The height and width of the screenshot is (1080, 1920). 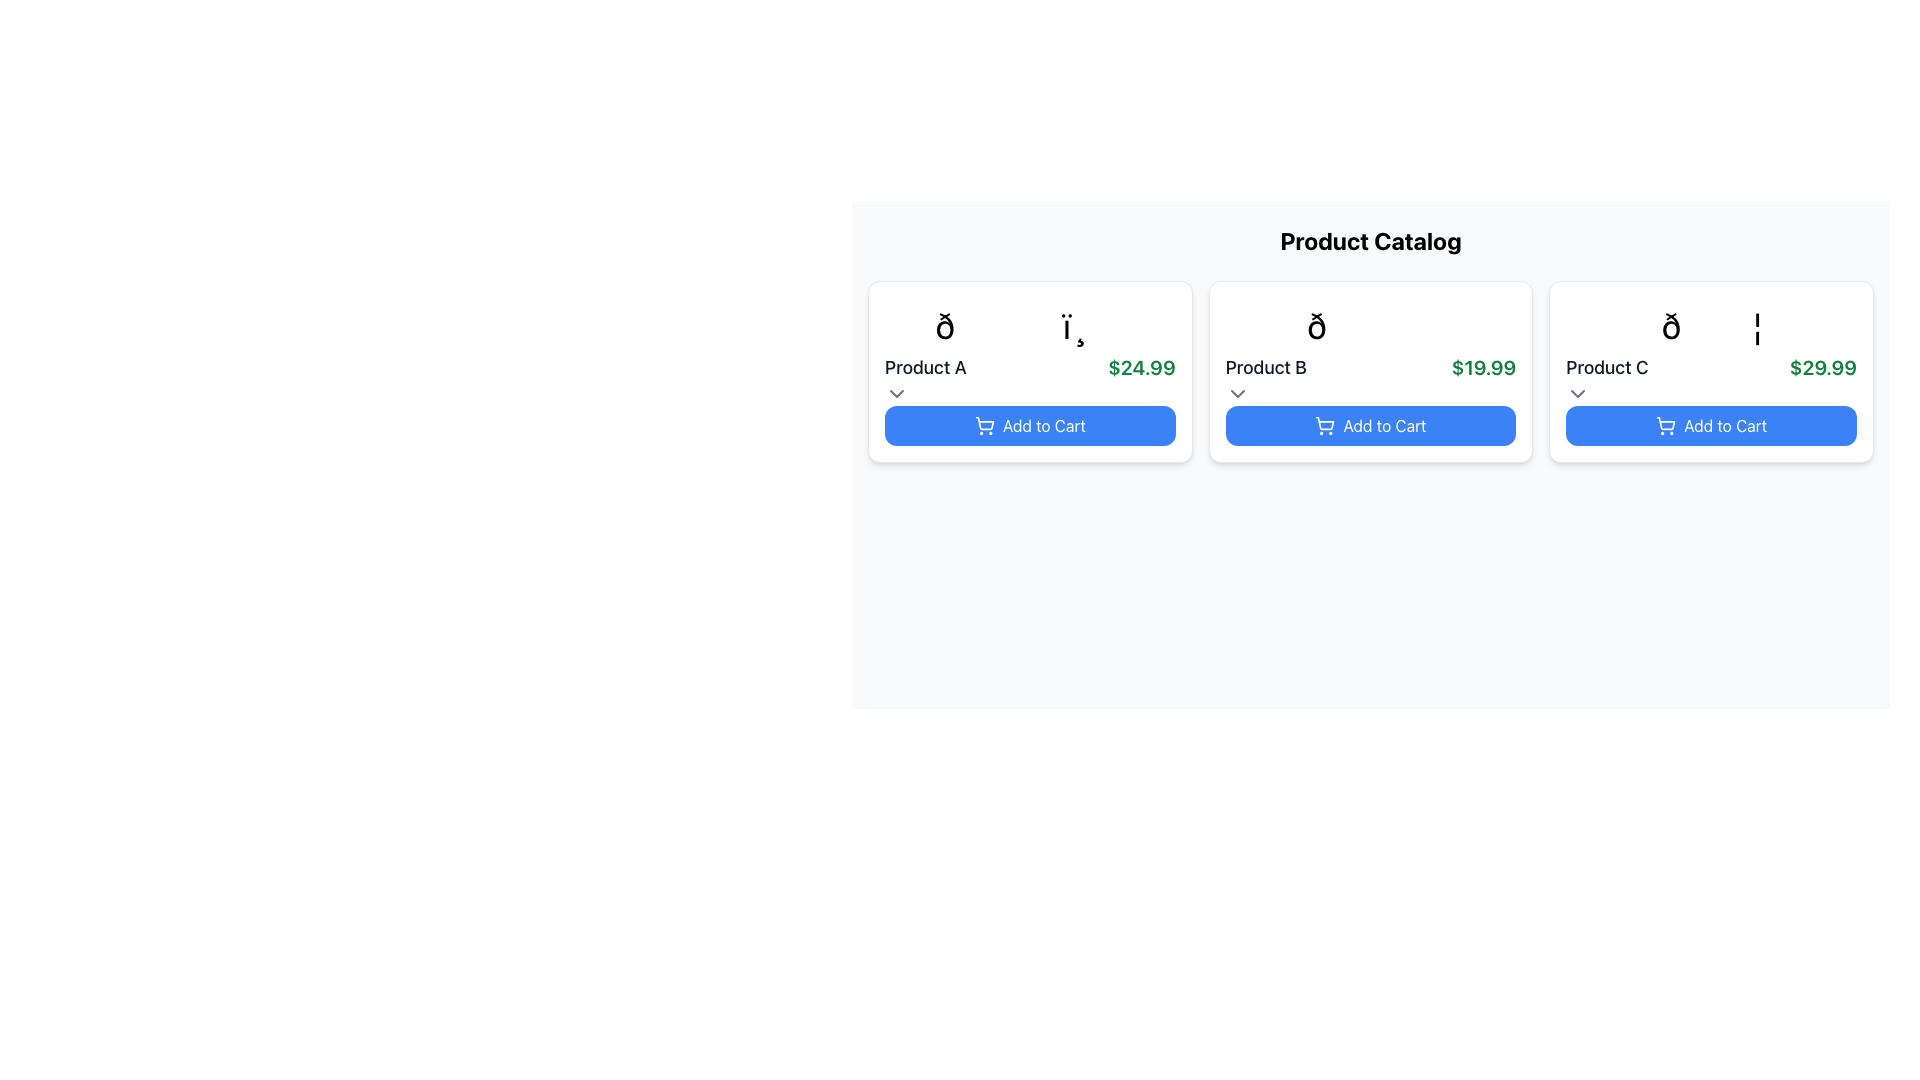 I want to click on the chevron-down SVG icon located under the 'Product A' label in the first product card, so click(x=896, y=393).